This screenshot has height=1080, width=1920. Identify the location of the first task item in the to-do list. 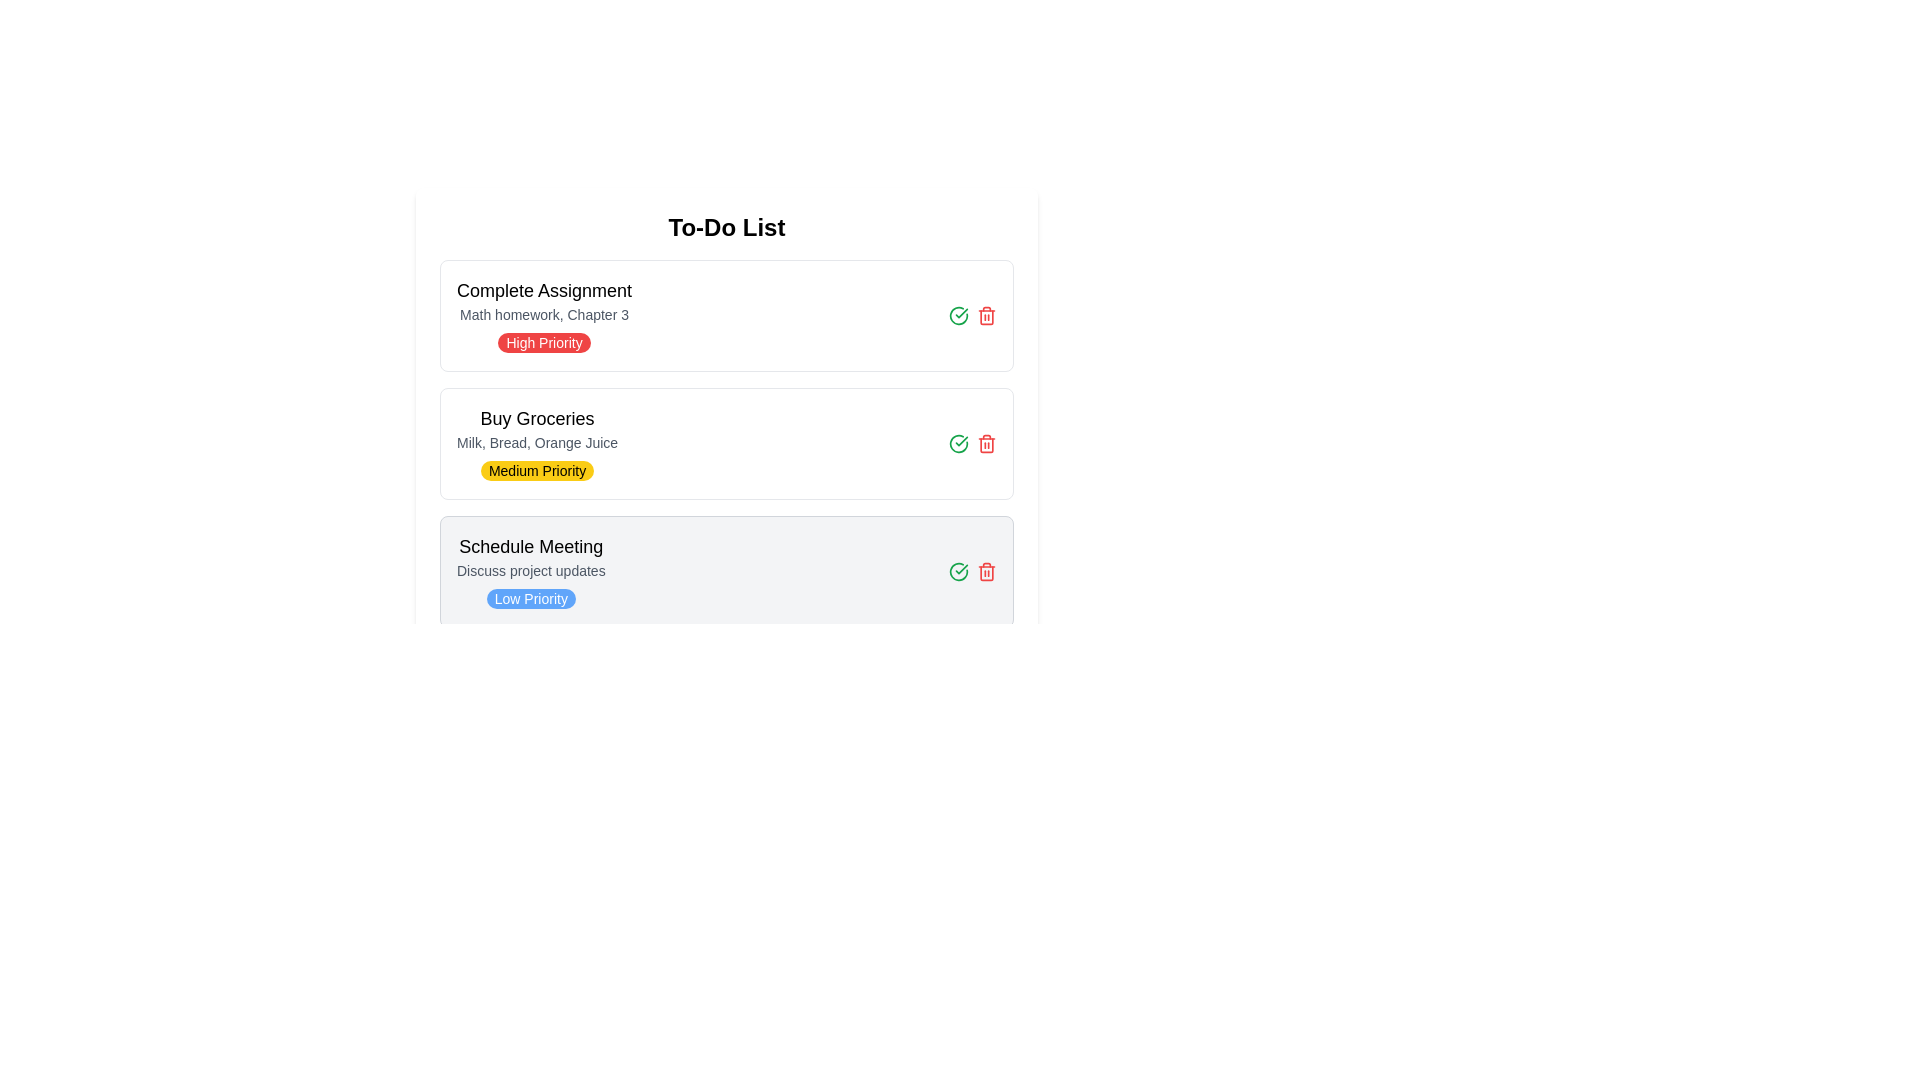
(544, 315).